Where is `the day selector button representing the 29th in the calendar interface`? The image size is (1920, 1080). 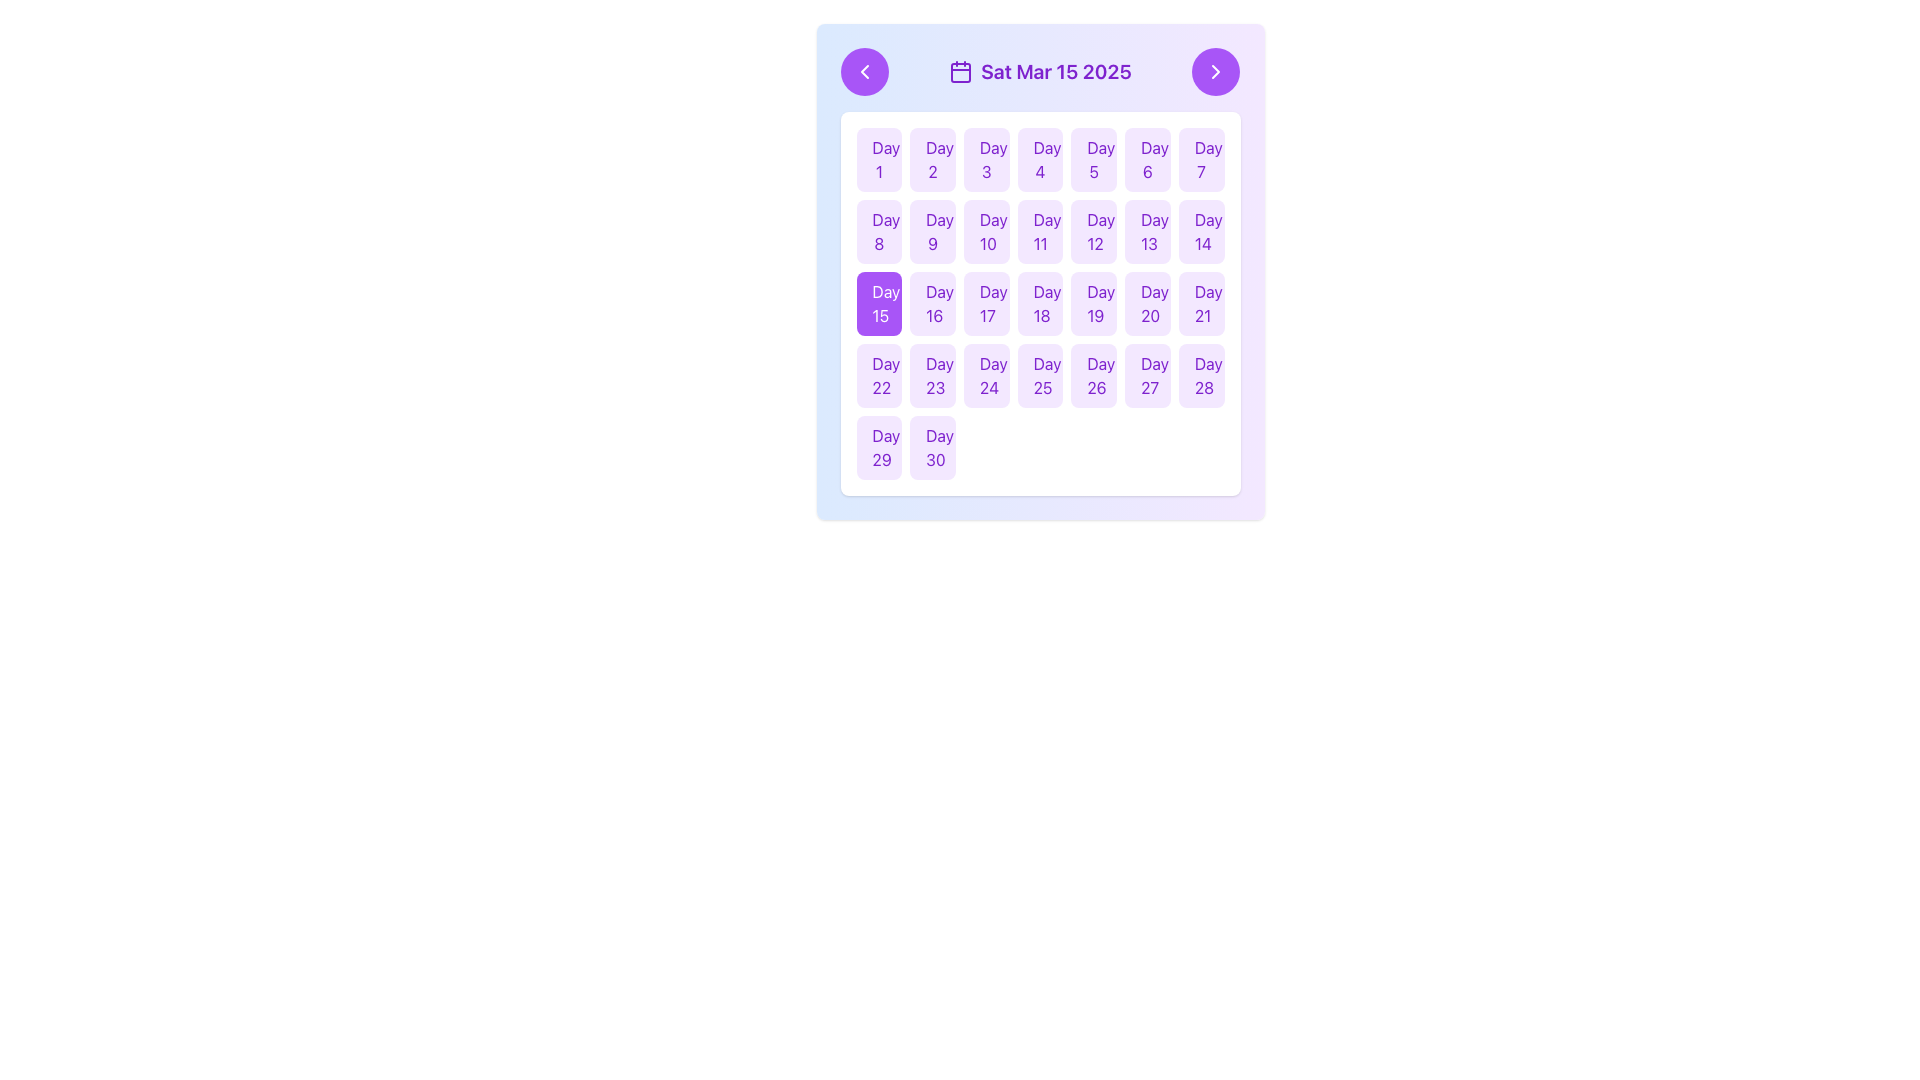 the day selector button representing the 29th in the calendar interface is located at coordinates (879, 446).